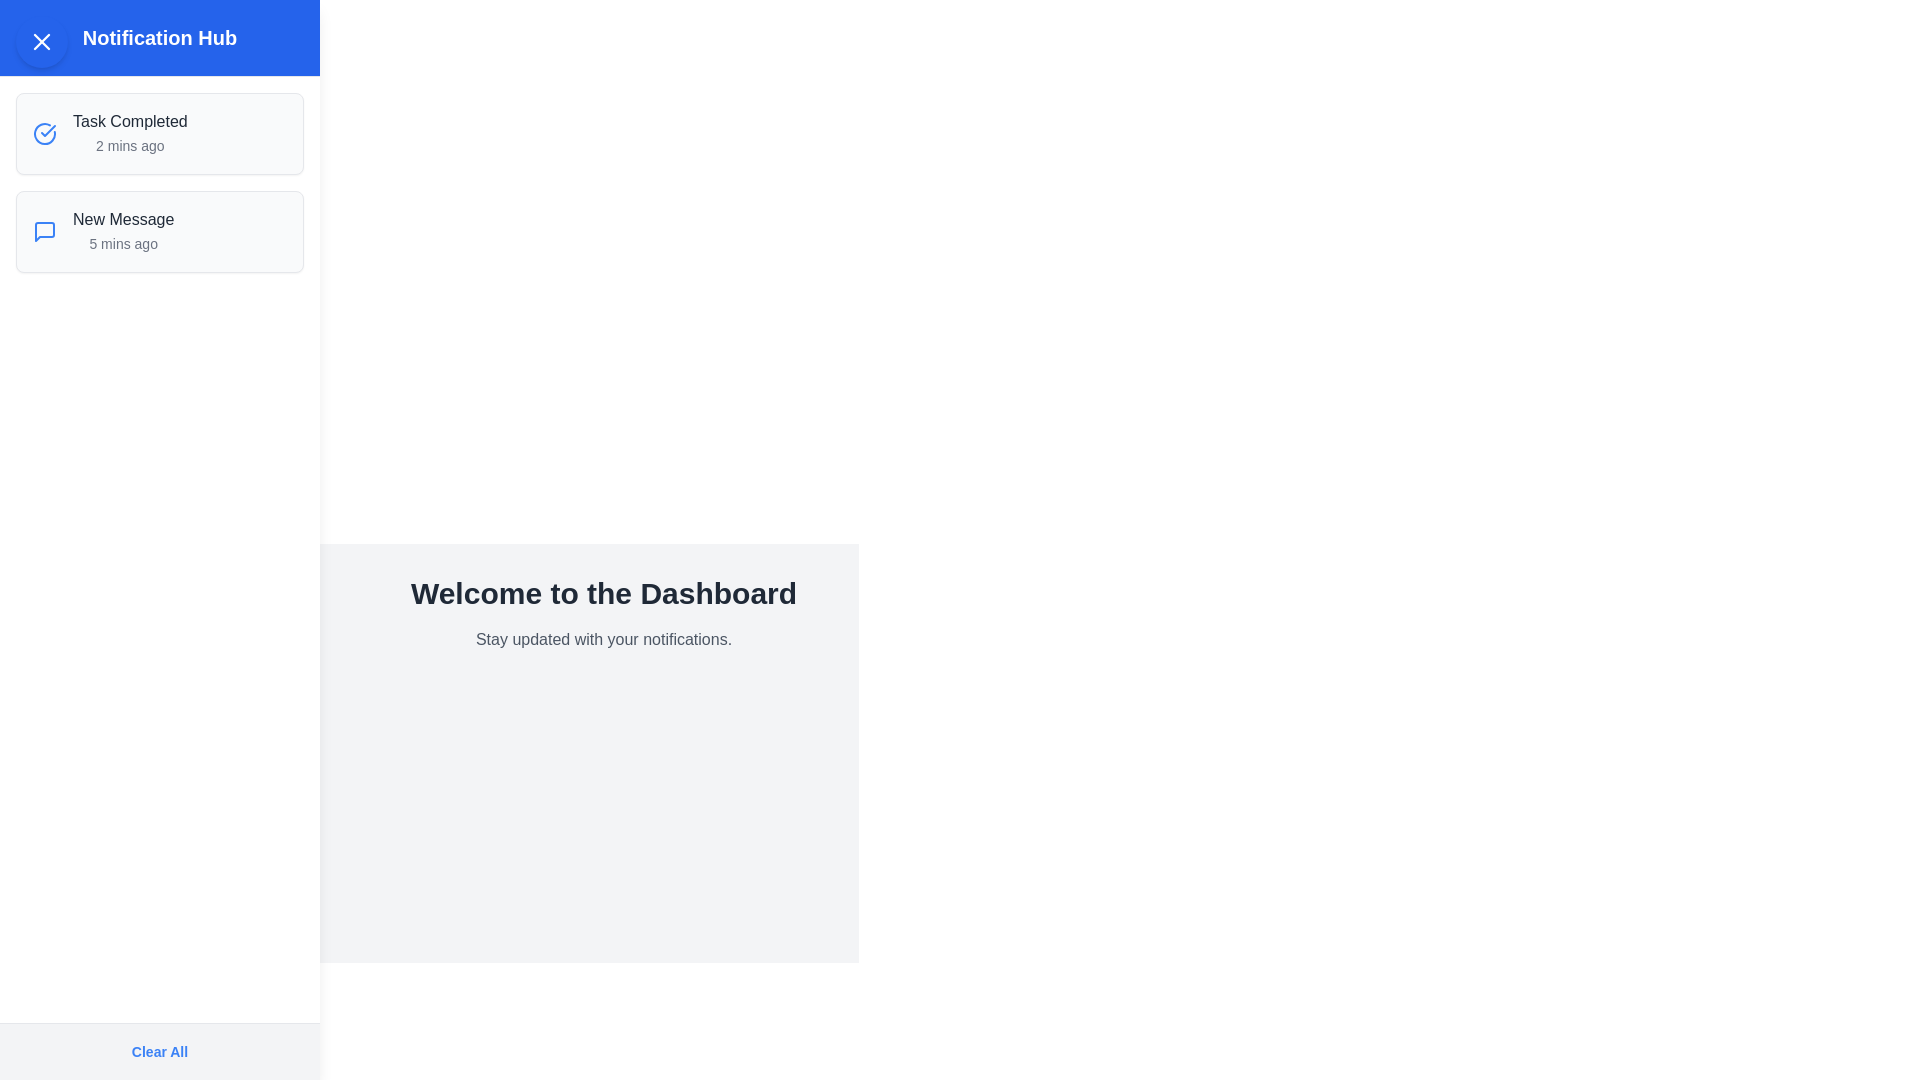 This screenshot has height=1080, width=1920. I want to click on the circular icon with a blue border and checkmark inside, representing a completed action, located at the top-left corner of the 'Task Completed' list item, so click(44, 134).